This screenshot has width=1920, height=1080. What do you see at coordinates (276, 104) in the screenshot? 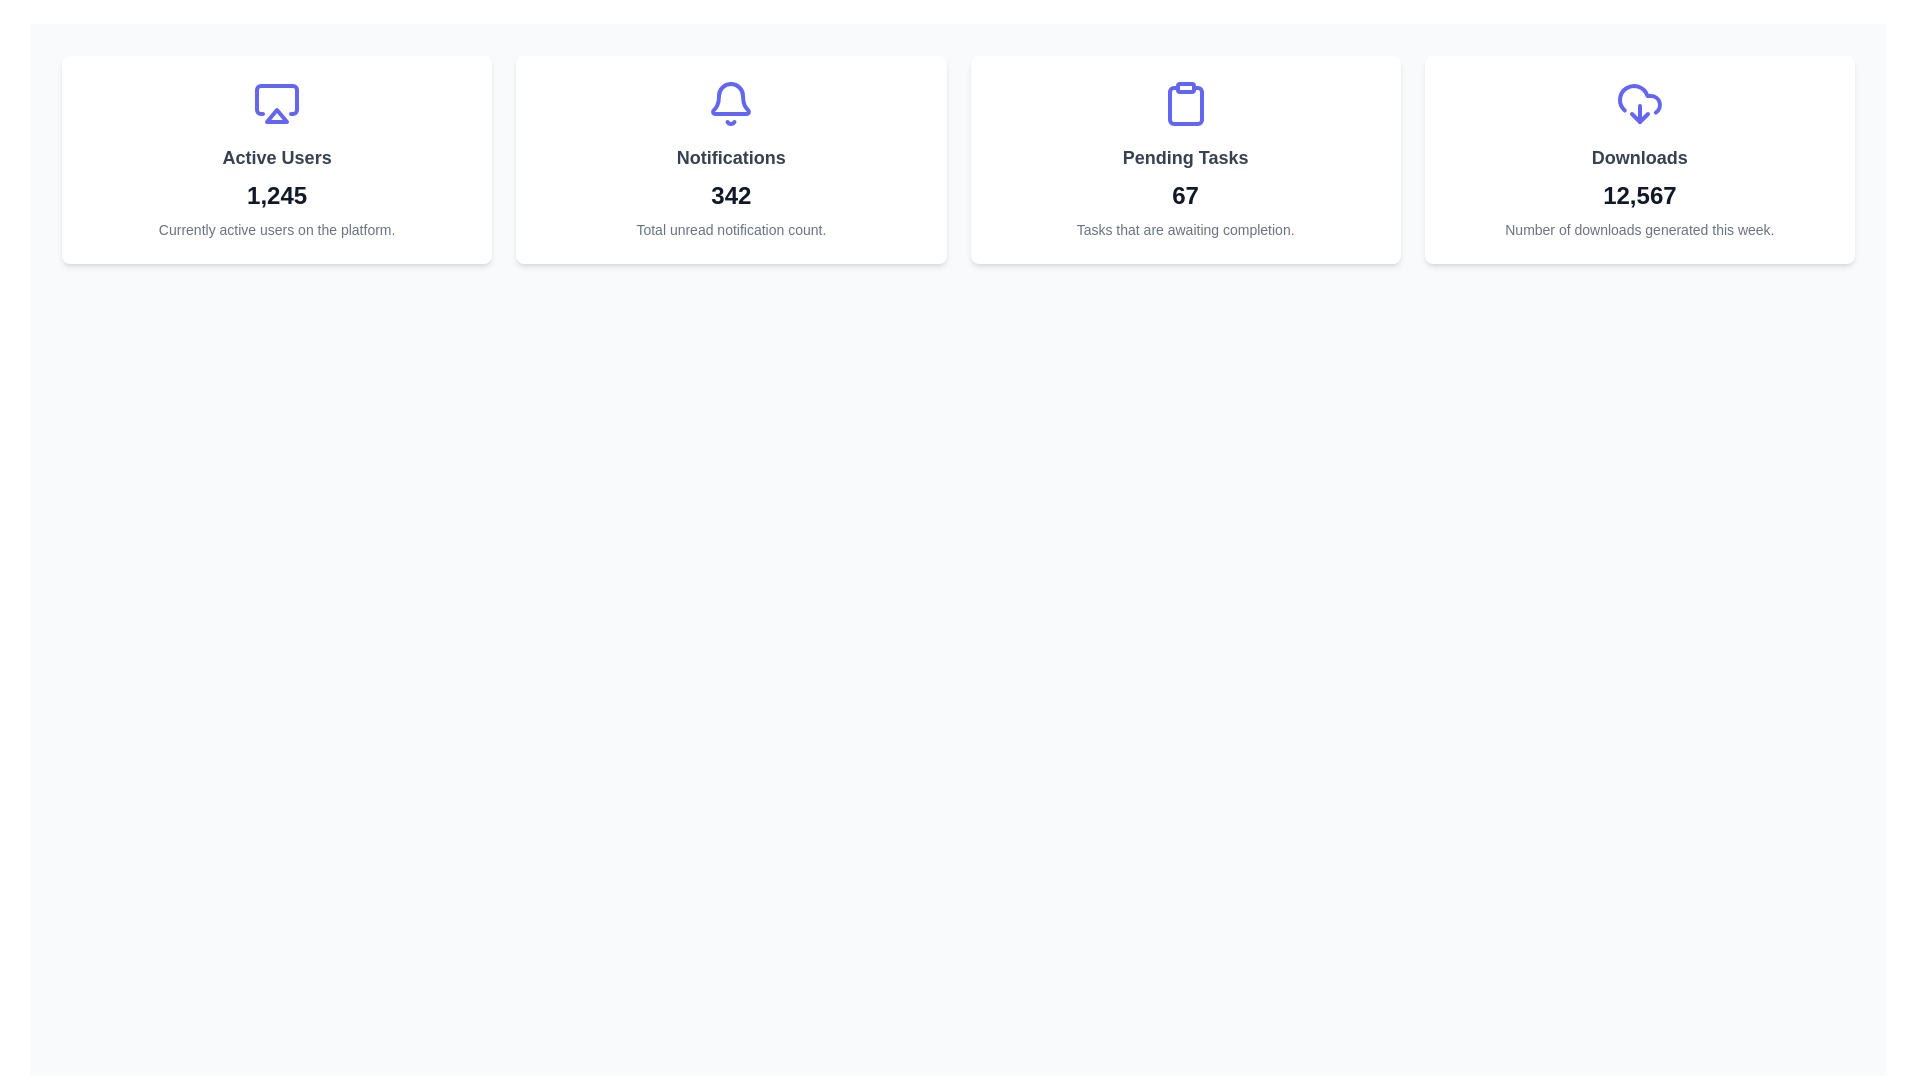
I see `the Icon (SVG) located at the top-center position of the 'Active Users' card to interact with it` at bounding box center [276, 104].